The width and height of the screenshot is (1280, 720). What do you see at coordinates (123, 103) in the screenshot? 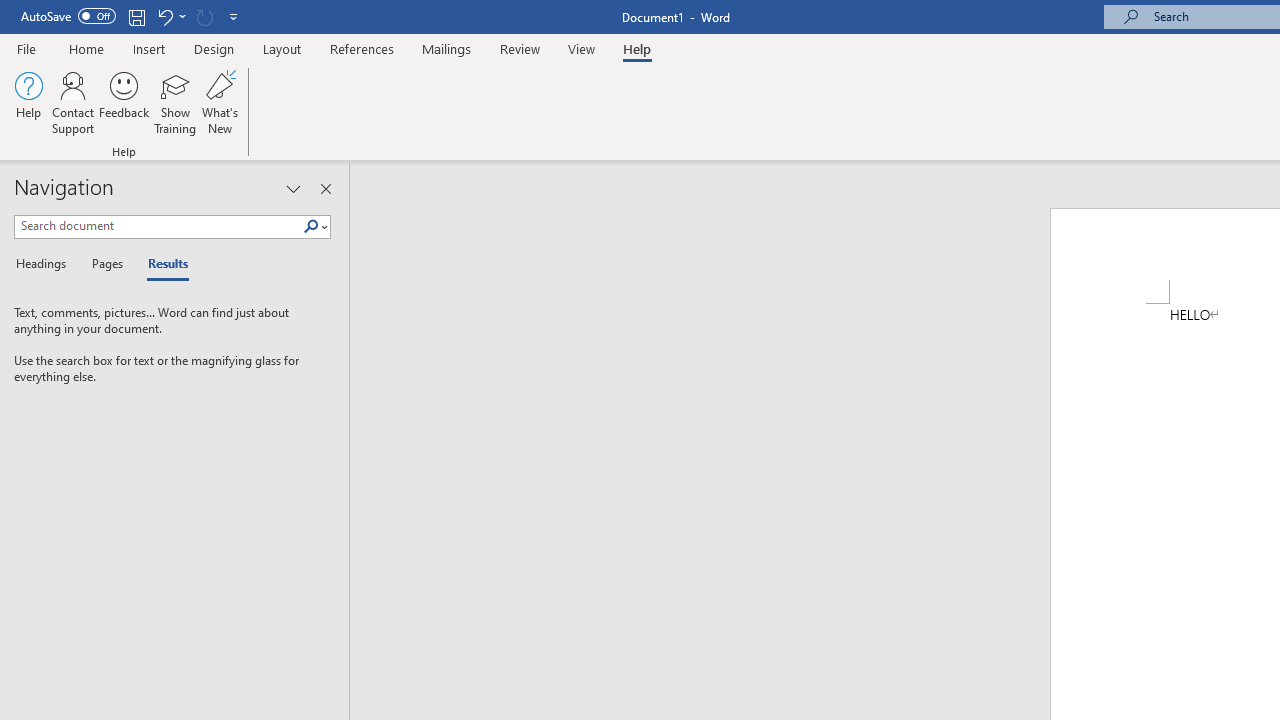
I see `'Feedback'` at bounding box center [123, 103].